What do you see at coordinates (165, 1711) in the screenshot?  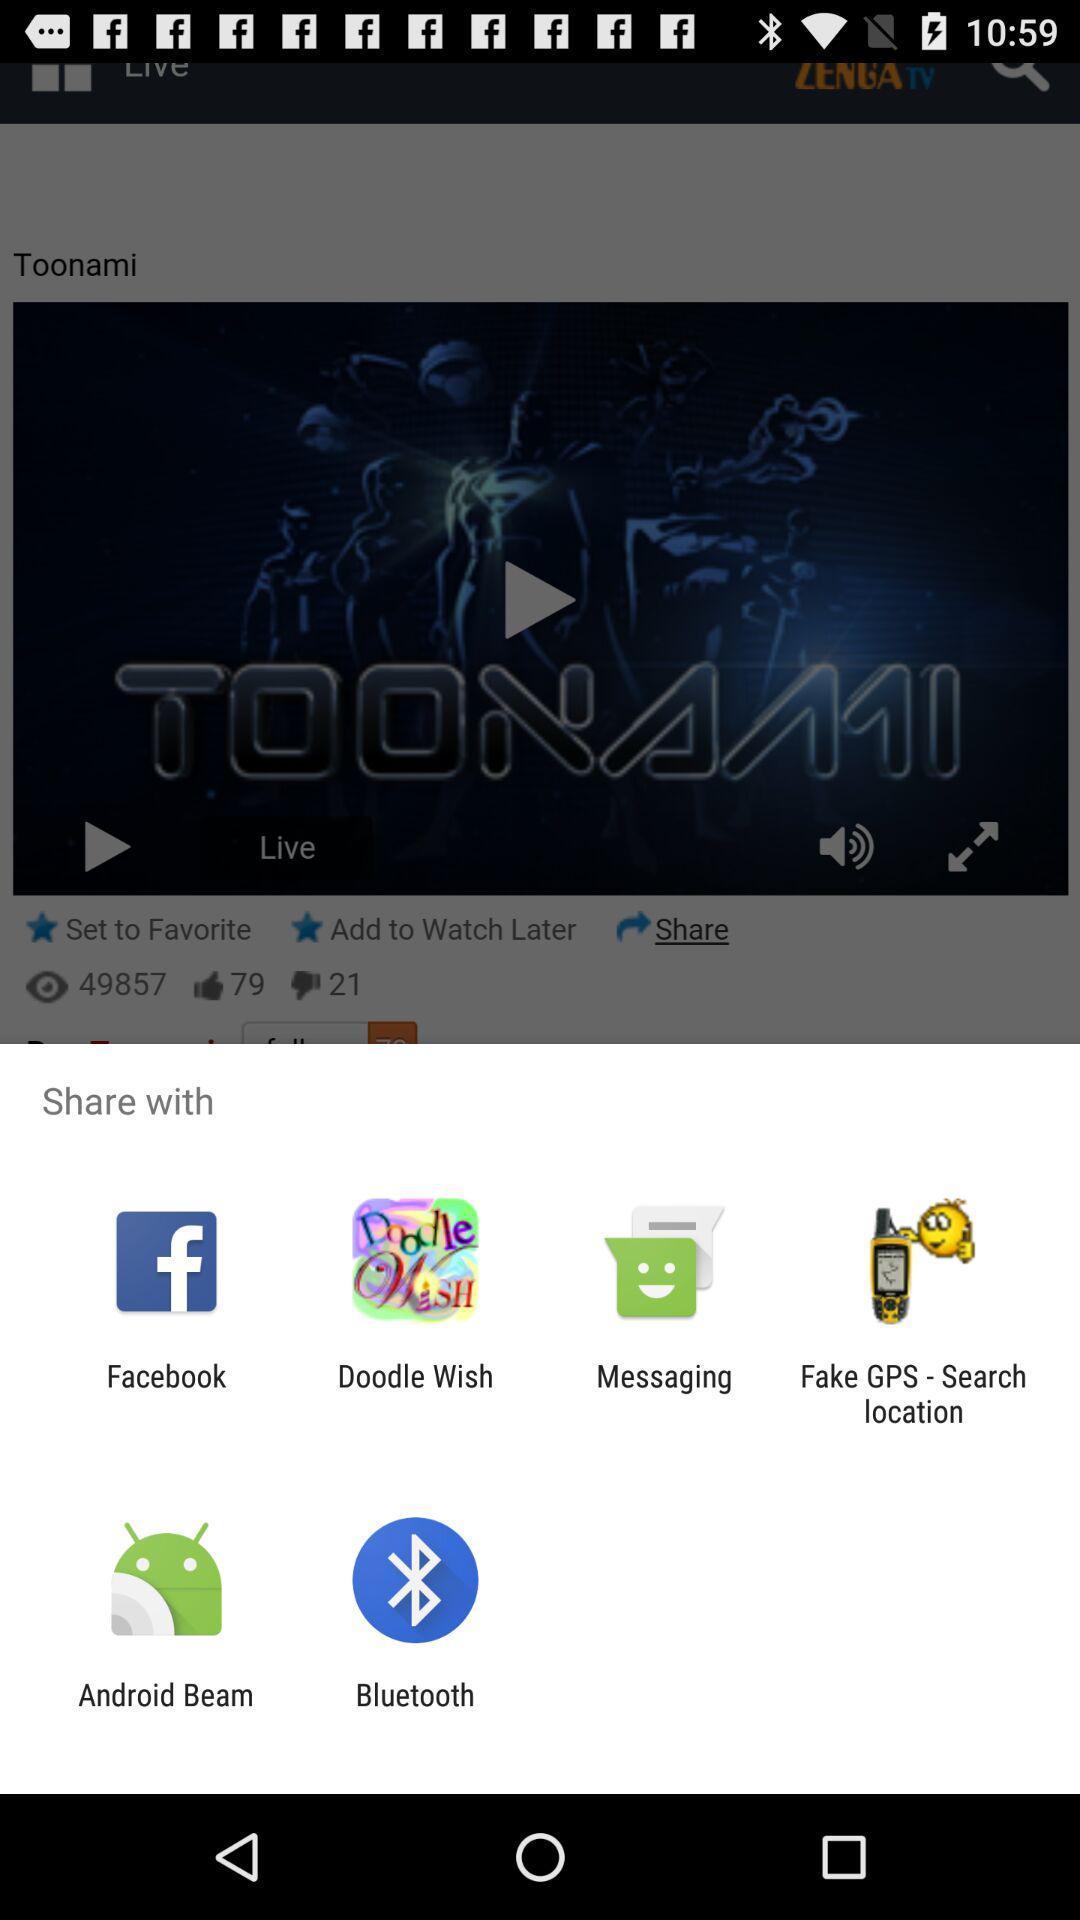 I see `app to the left of bluetooth item` at bounding box center [165, 1711].